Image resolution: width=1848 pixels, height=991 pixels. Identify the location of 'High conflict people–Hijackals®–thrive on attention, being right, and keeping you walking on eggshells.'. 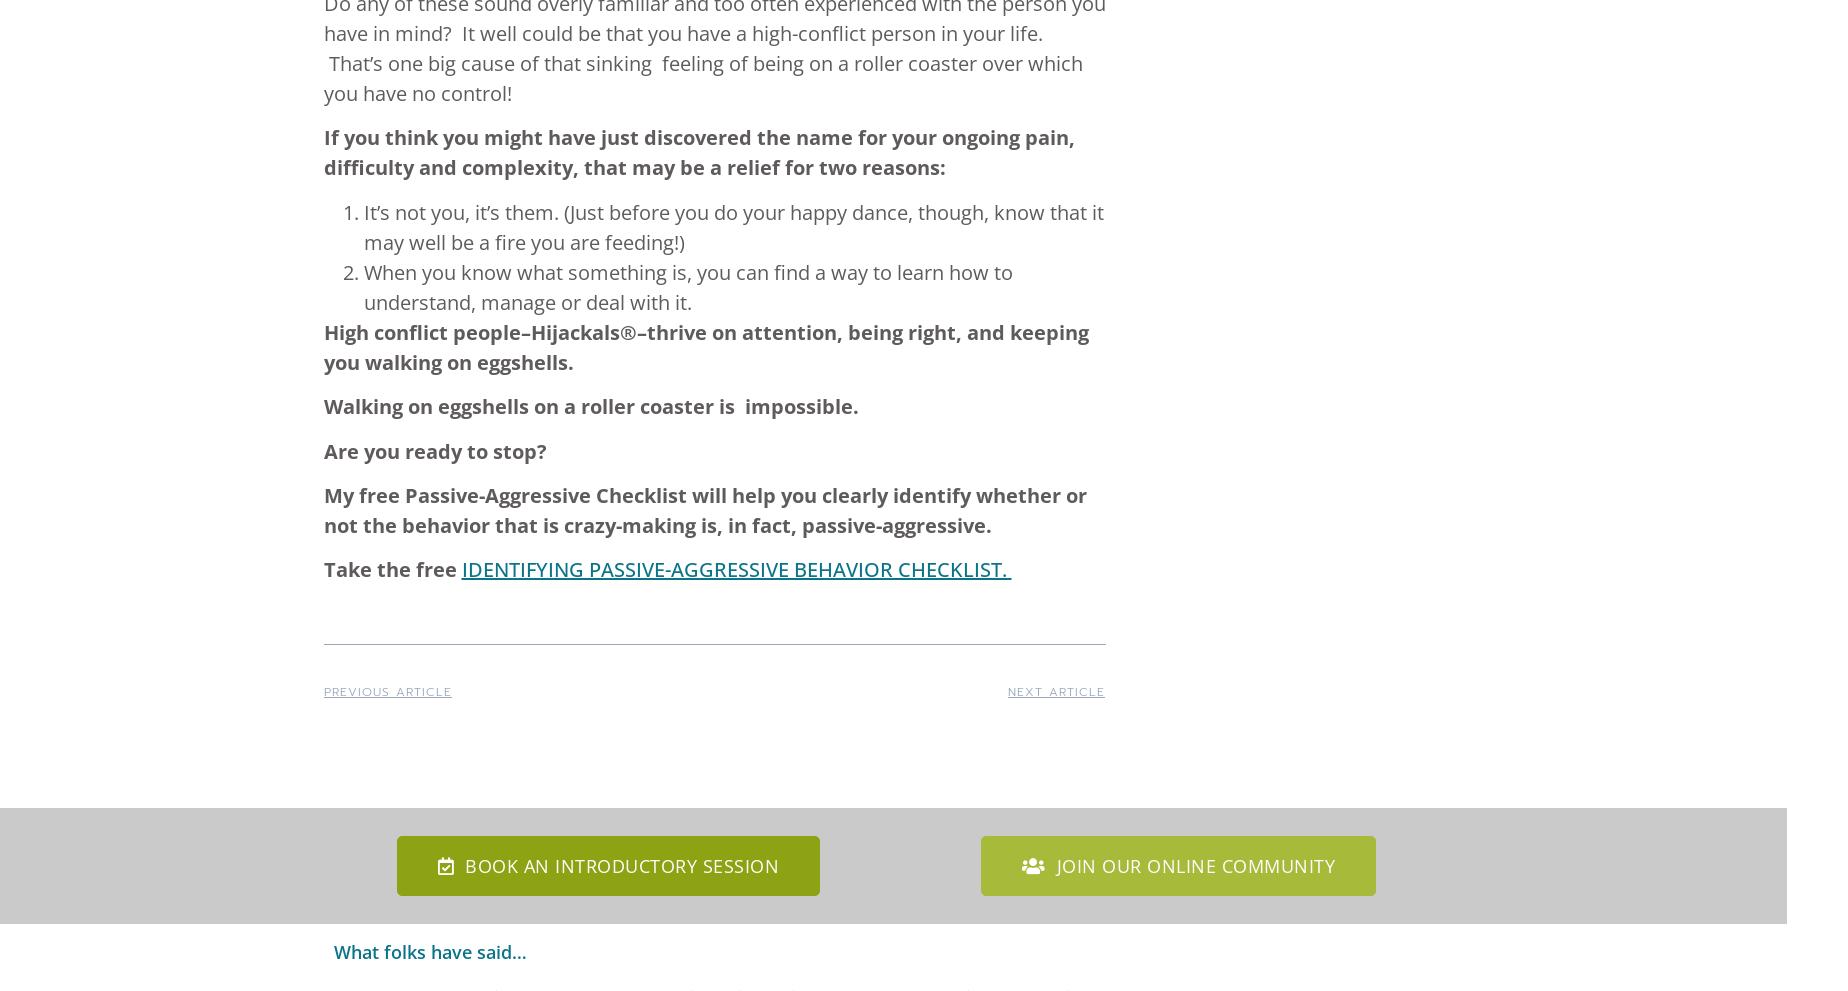
(323, 346).